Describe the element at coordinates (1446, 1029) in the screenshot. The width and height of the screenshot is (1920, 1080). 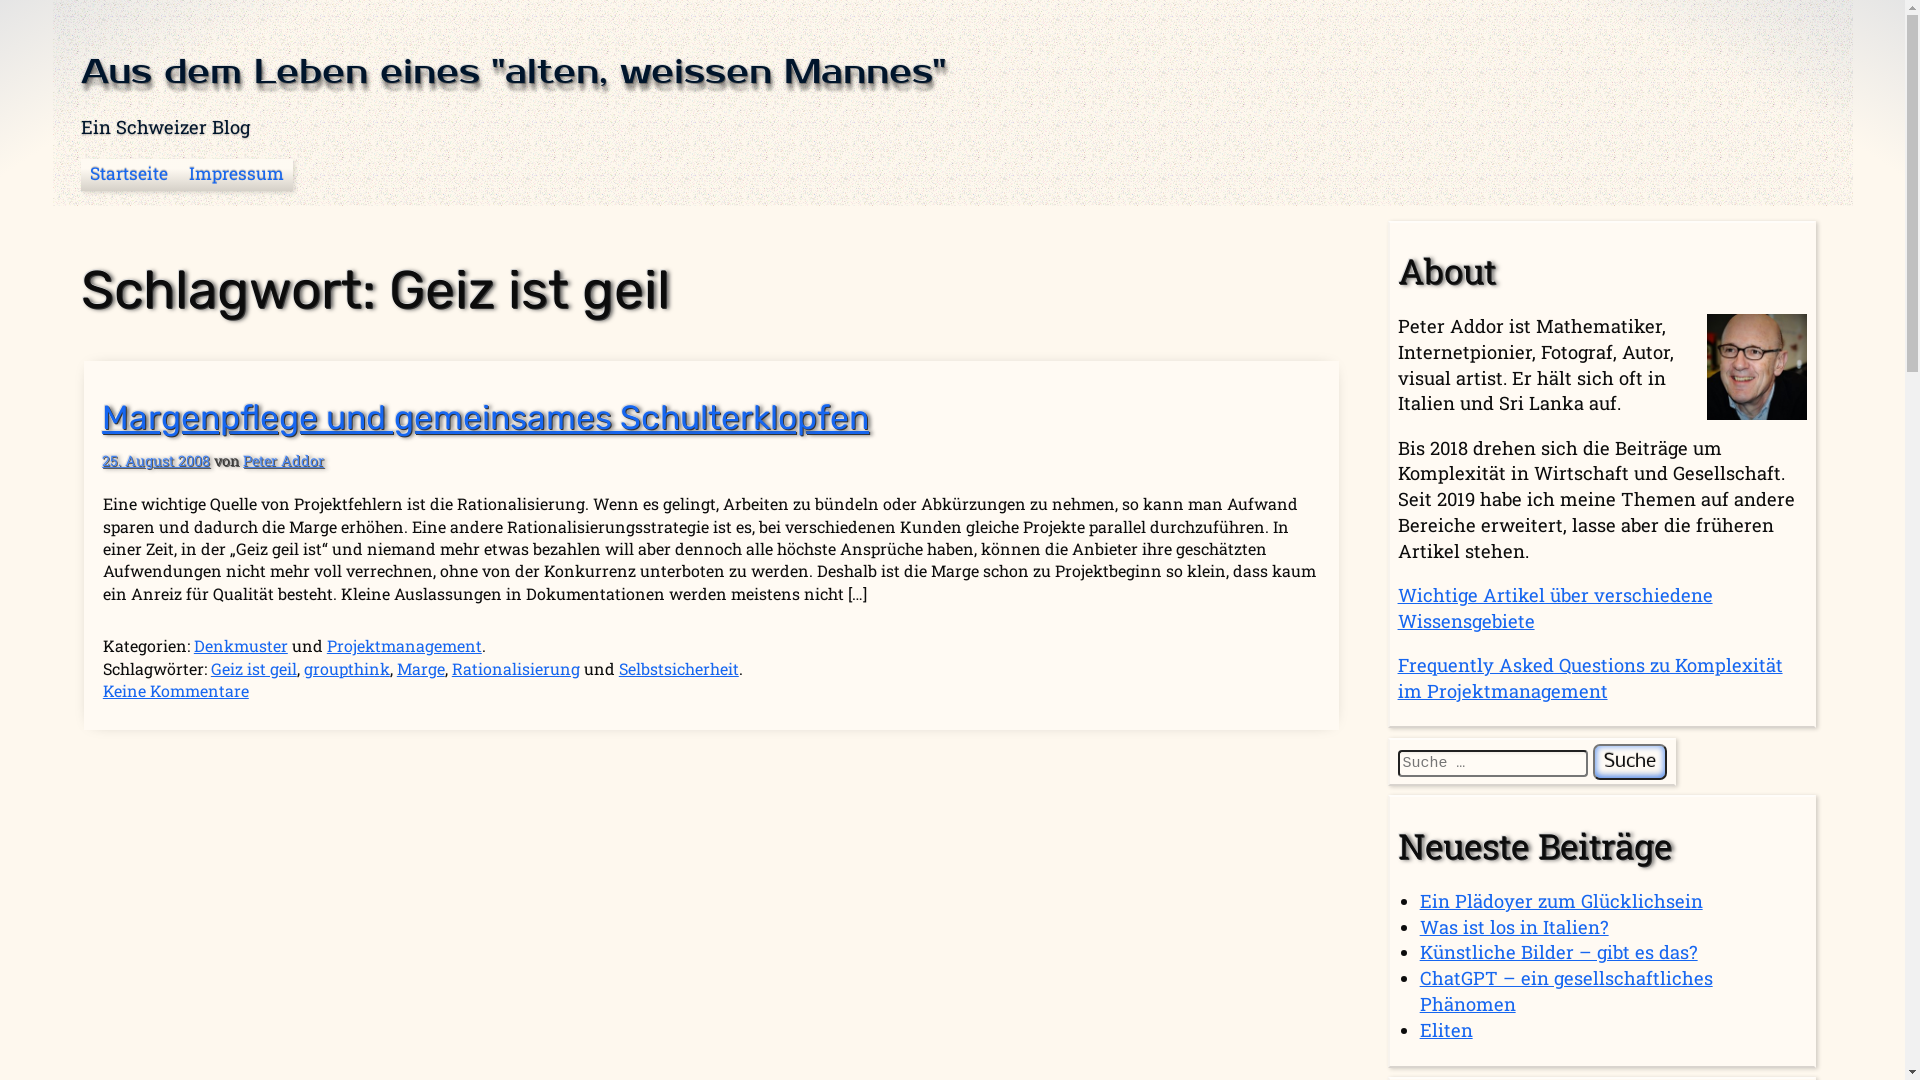
I see `'Eliten'` at that location.